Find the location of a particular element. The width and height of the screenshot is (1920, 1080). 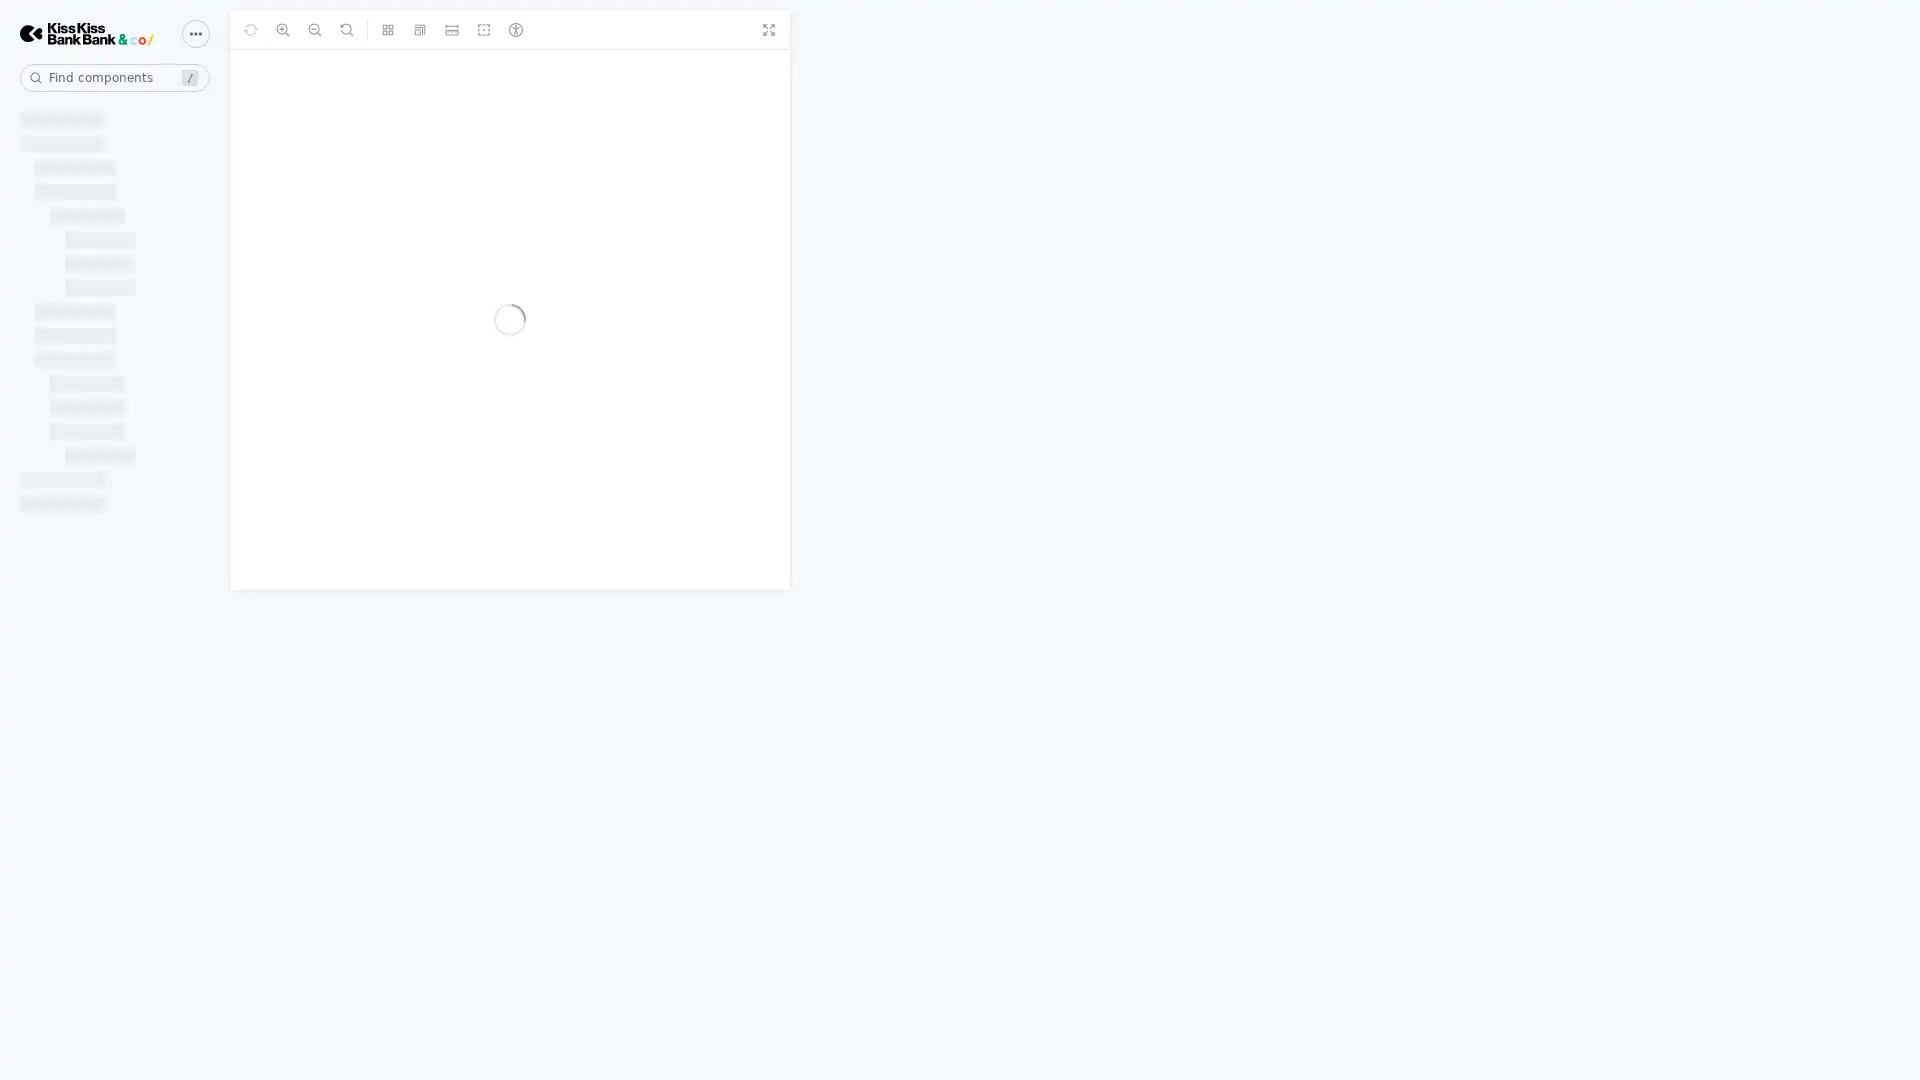

Canvas is located at coordinates (270, 30).